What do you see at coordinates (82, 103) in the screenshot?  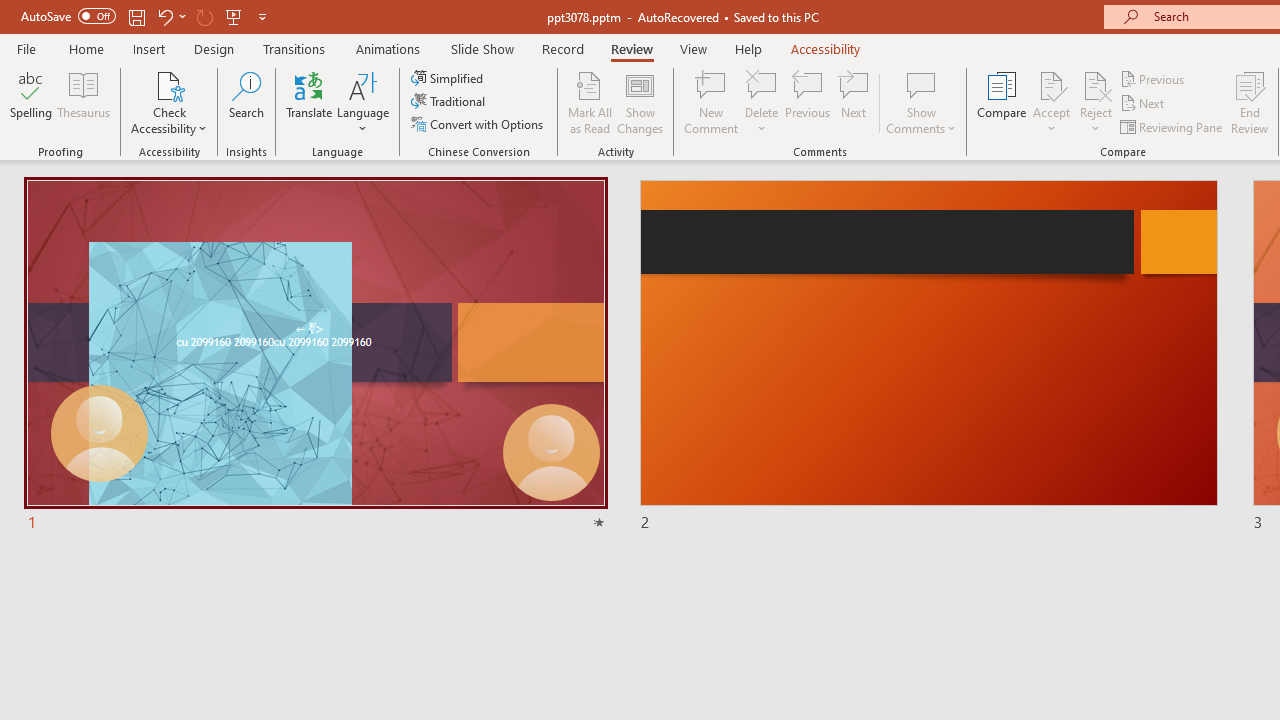 I see `'Thesaurus...'` at bounding box center [82, 103].